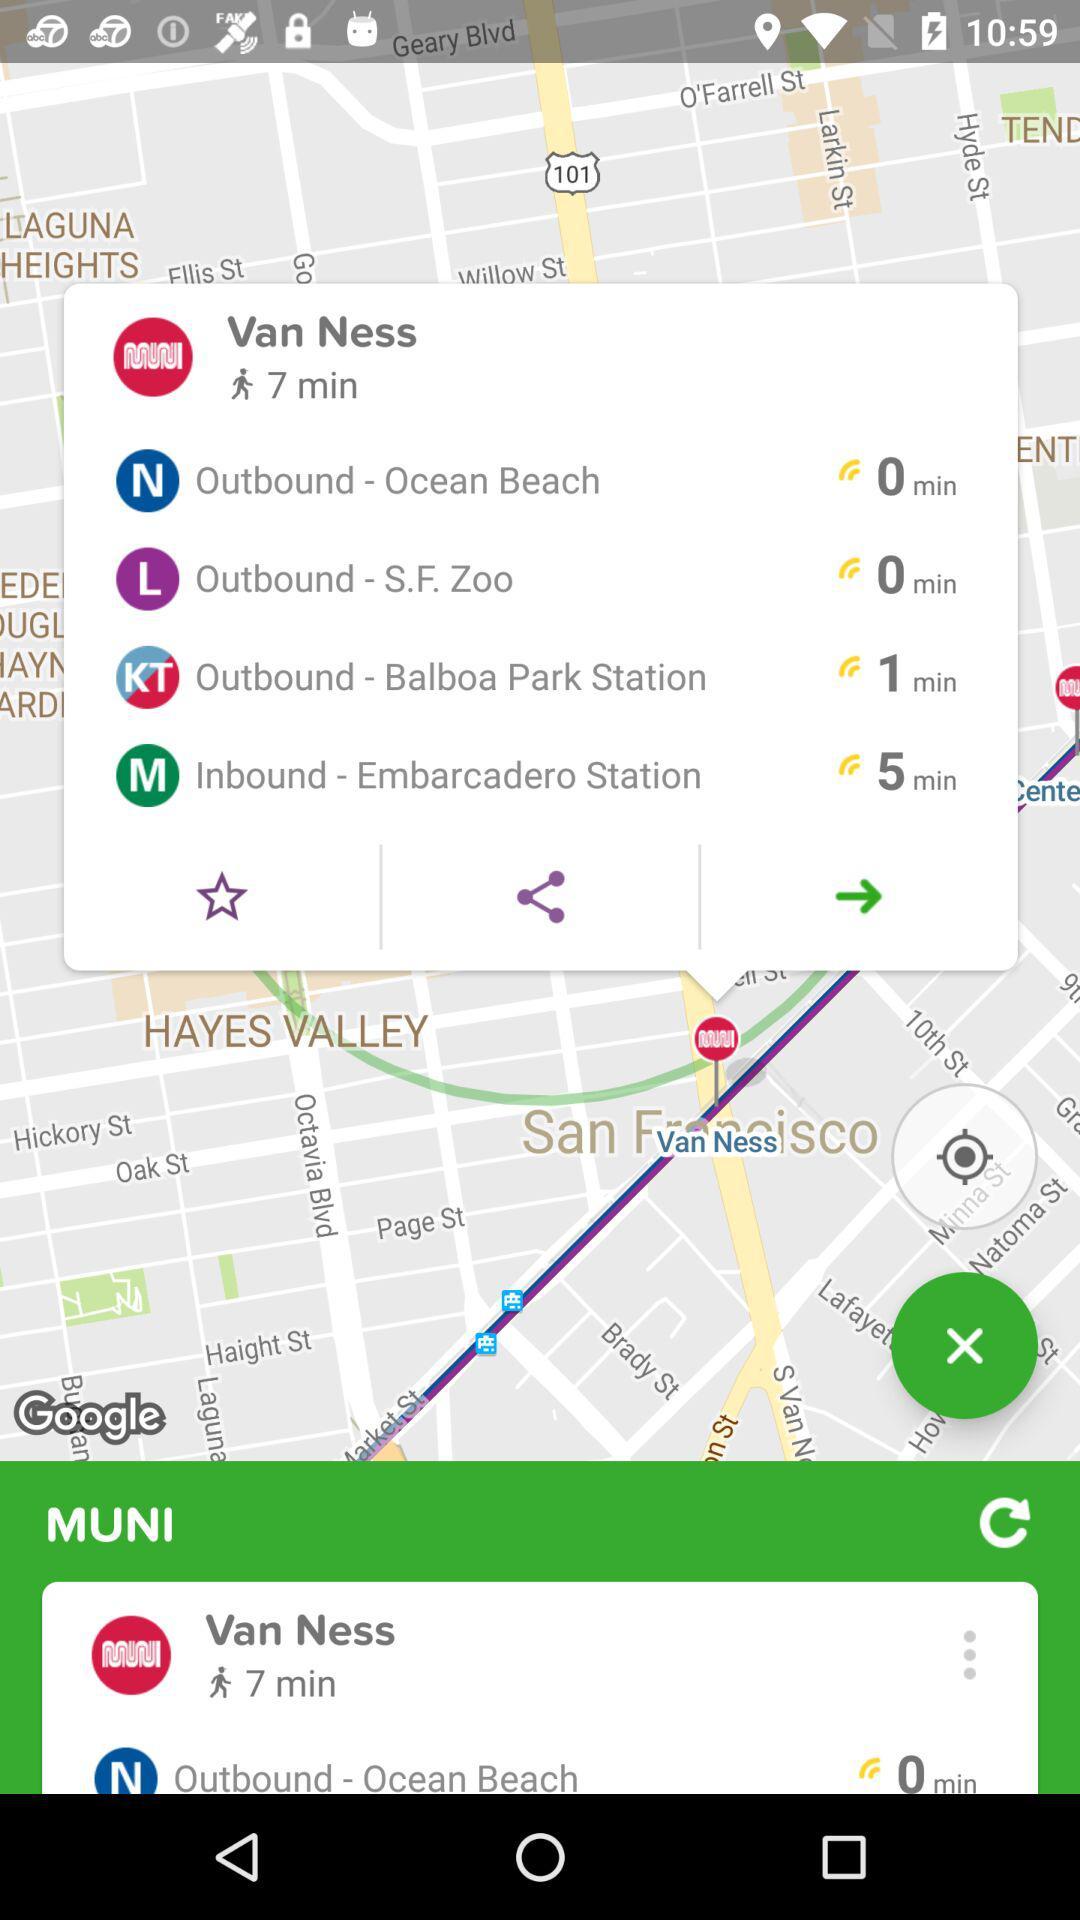 The height and width of the screenshot is (1920, 1080). I want to click on the close icon, so click(963, 1440).